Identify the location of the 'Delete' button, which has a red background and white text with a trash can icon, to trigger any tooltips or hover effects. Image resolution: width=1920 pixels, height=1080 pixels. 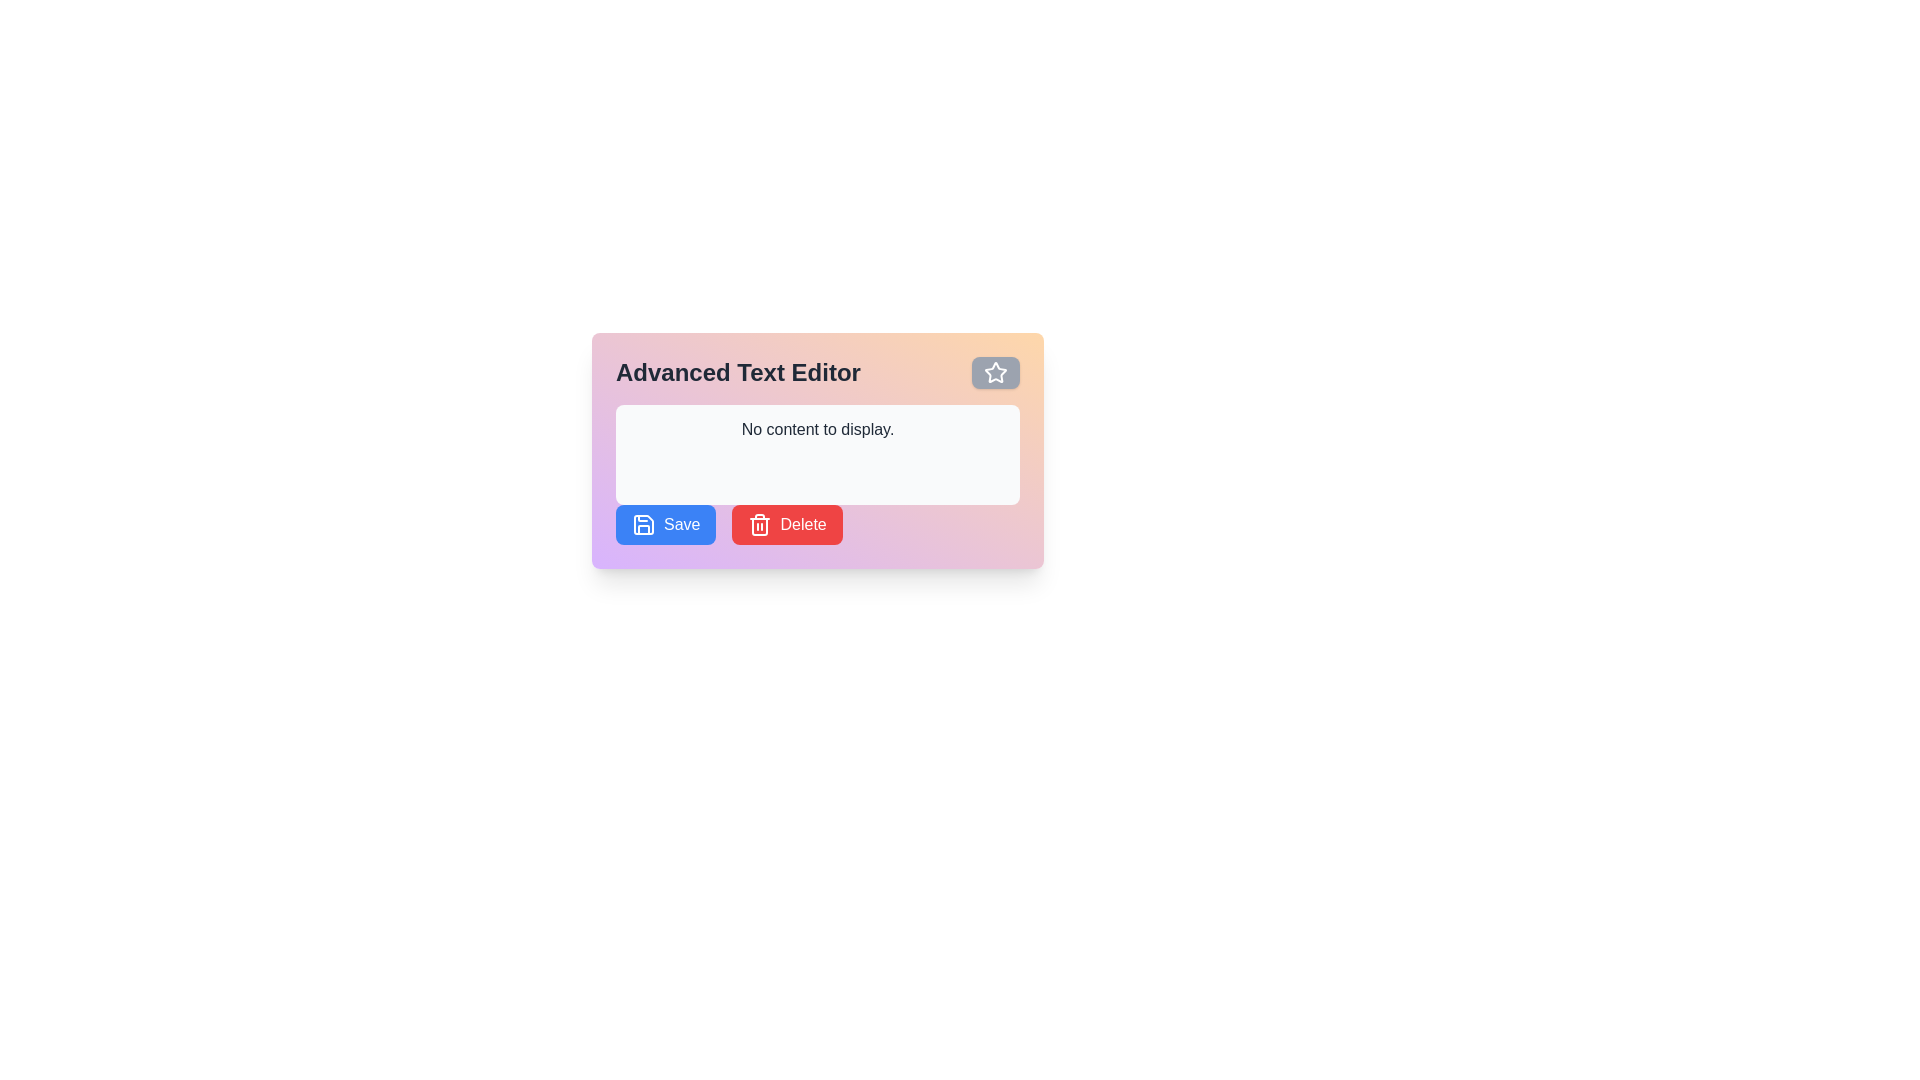
(786, 523).